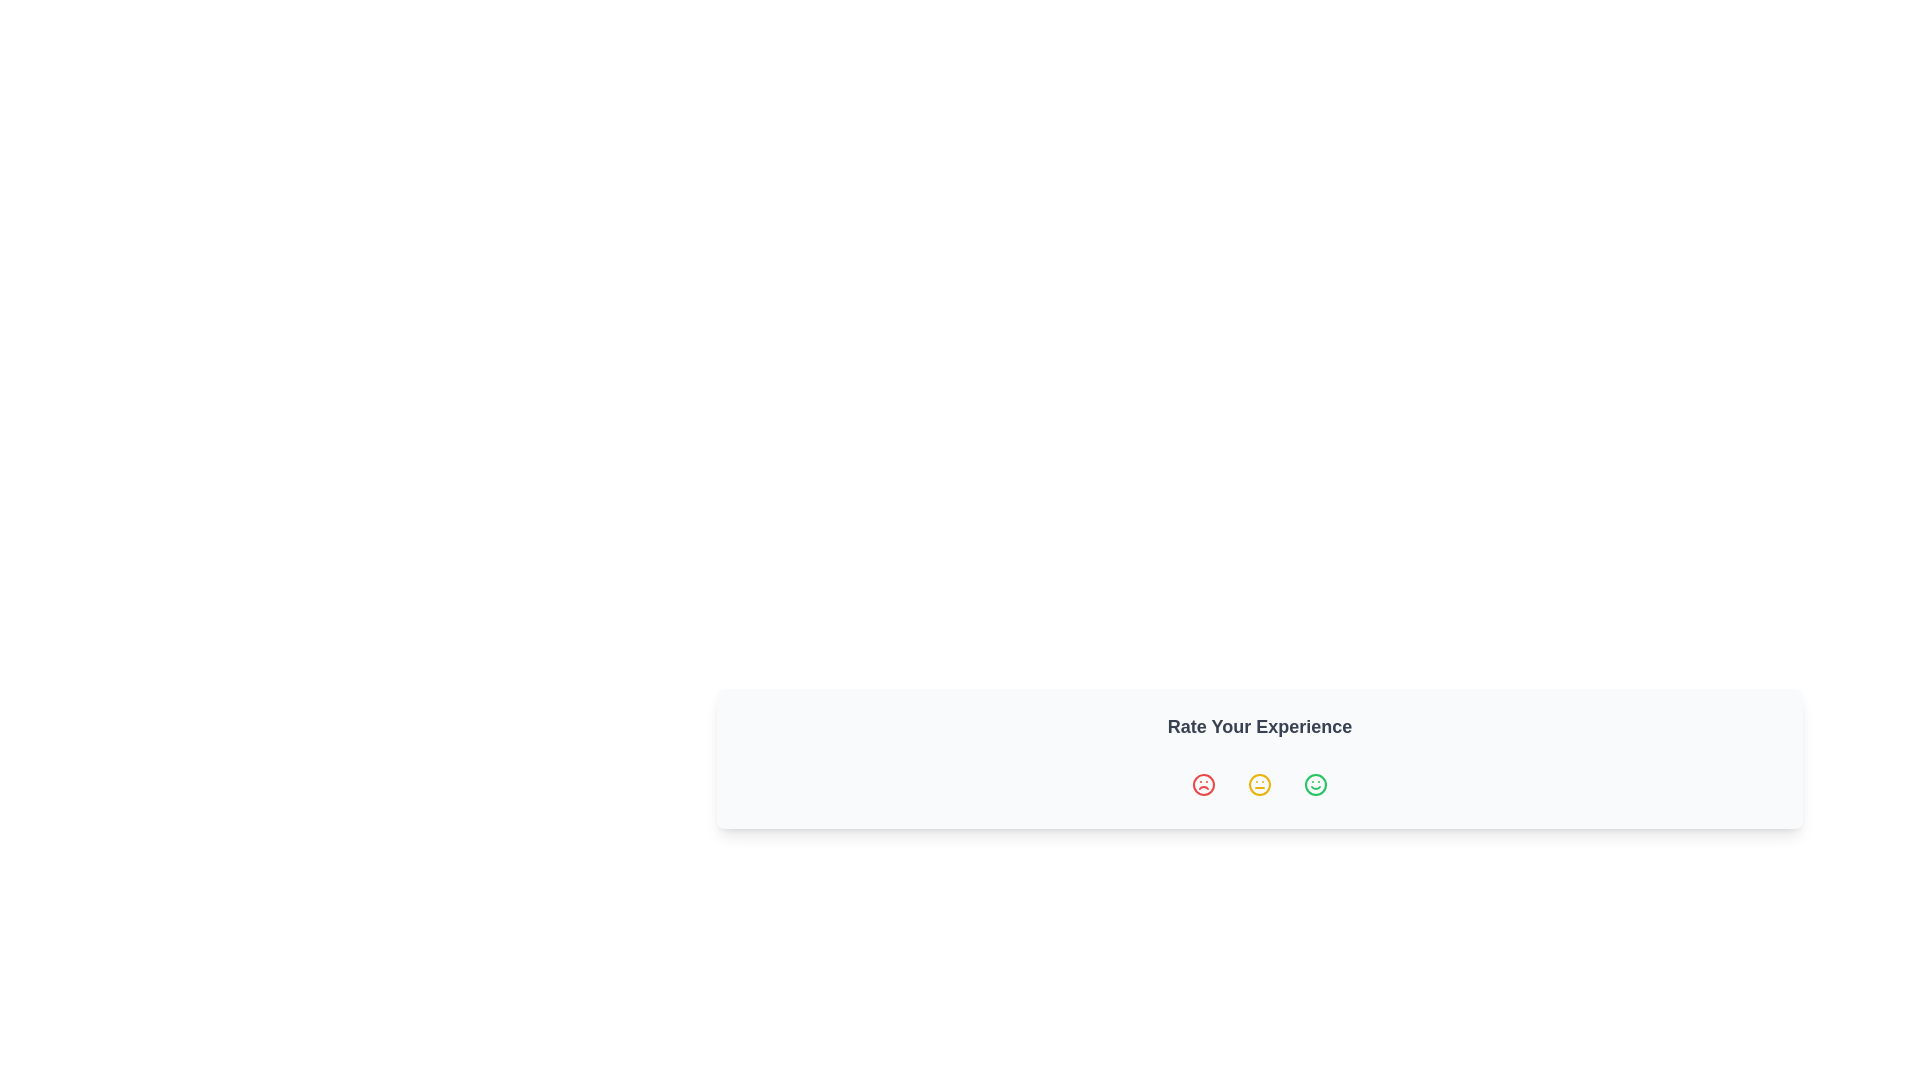 This screenshot has height=1080, width=1920. What do you see at coordinates (1315, 784) in the screenshot?
I see `the happy face icon, which is the rightmost SVG circle in the row of emotive face icons indicating user satisfaction` at bounding box center [1315, 784].